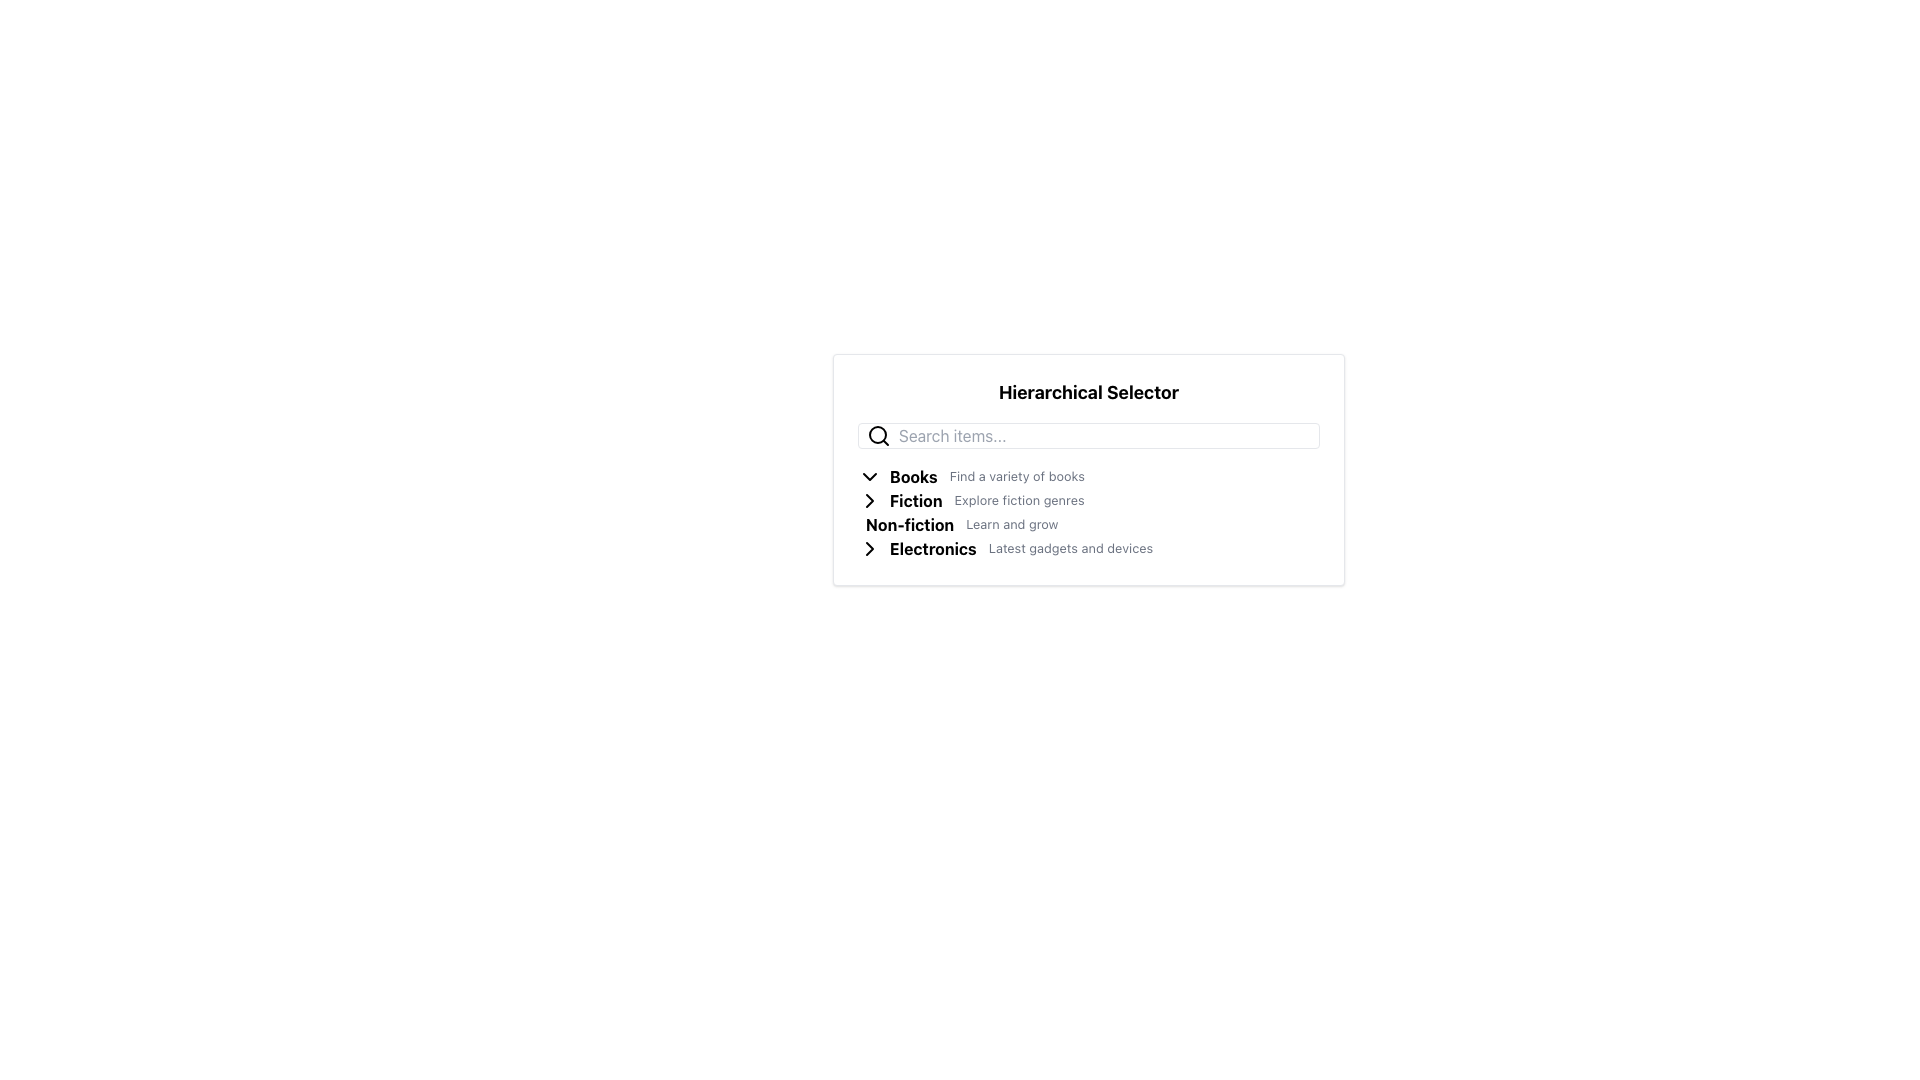 This screenshot has height=1080, width=1920. Describe the element at coordinates (932, 548) in the screenshot. I see `the 'Electronics' text label` at that location.